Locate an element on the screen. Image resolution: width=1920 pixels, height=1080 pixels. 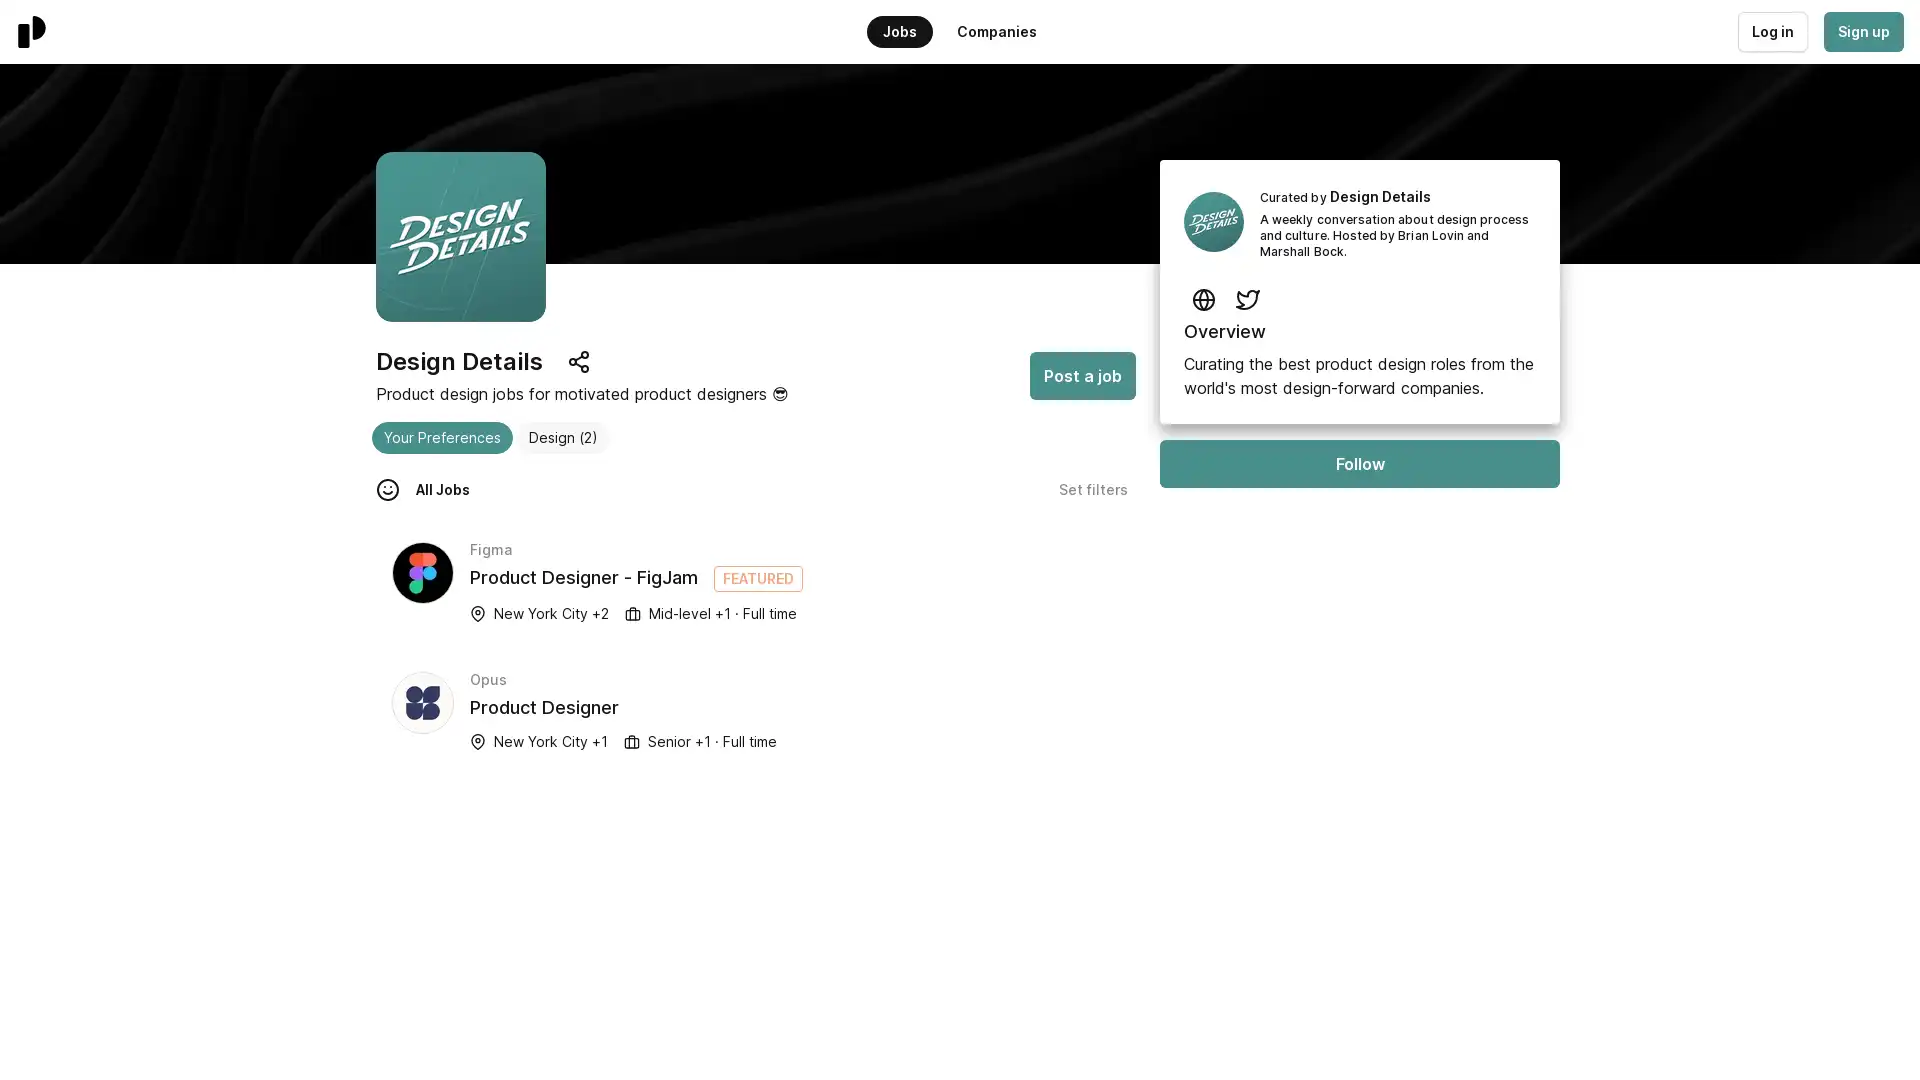
Follow is located at coordinates (1359, 463).